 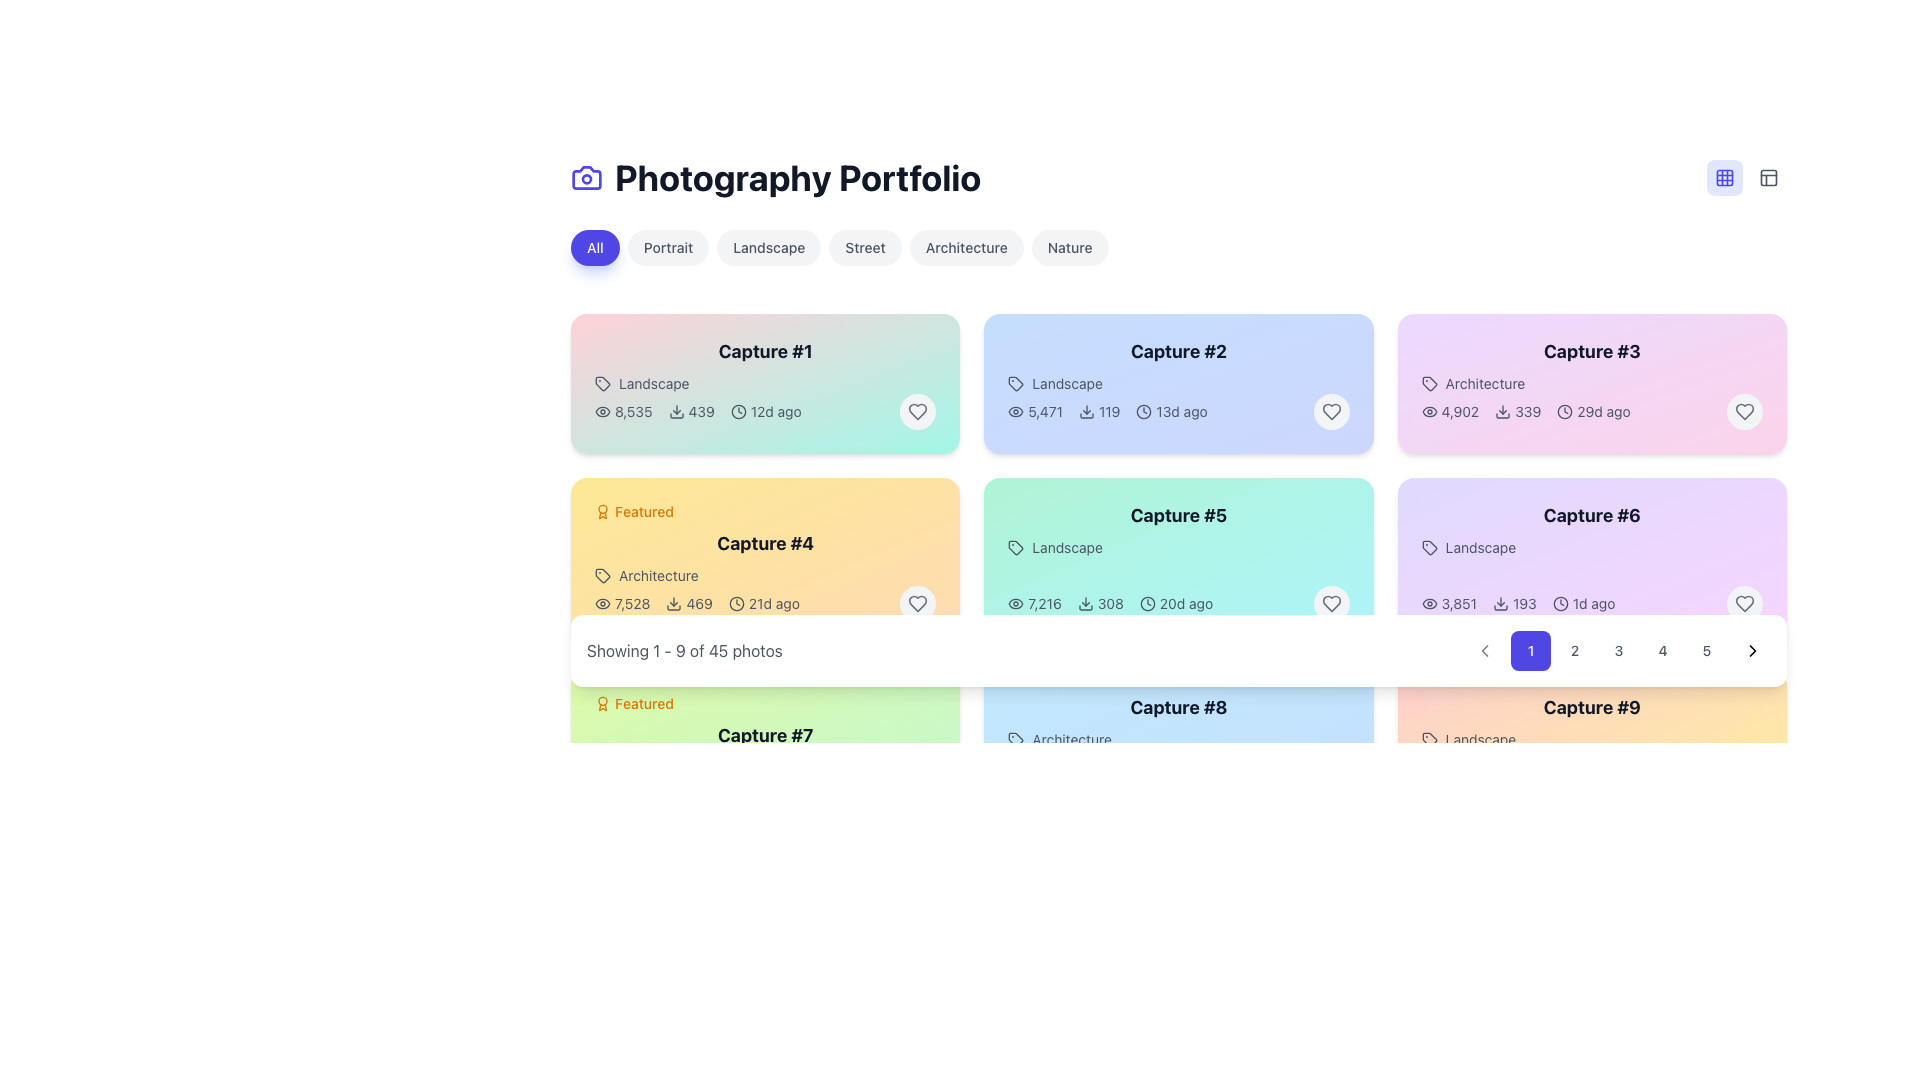 What do you see at coordinates (775, 176) in the screenshot?
I see `the Text and Icon combination element that serves as a title for the photography portfolio, located near the top of the page` at bounding box center [775, 176].